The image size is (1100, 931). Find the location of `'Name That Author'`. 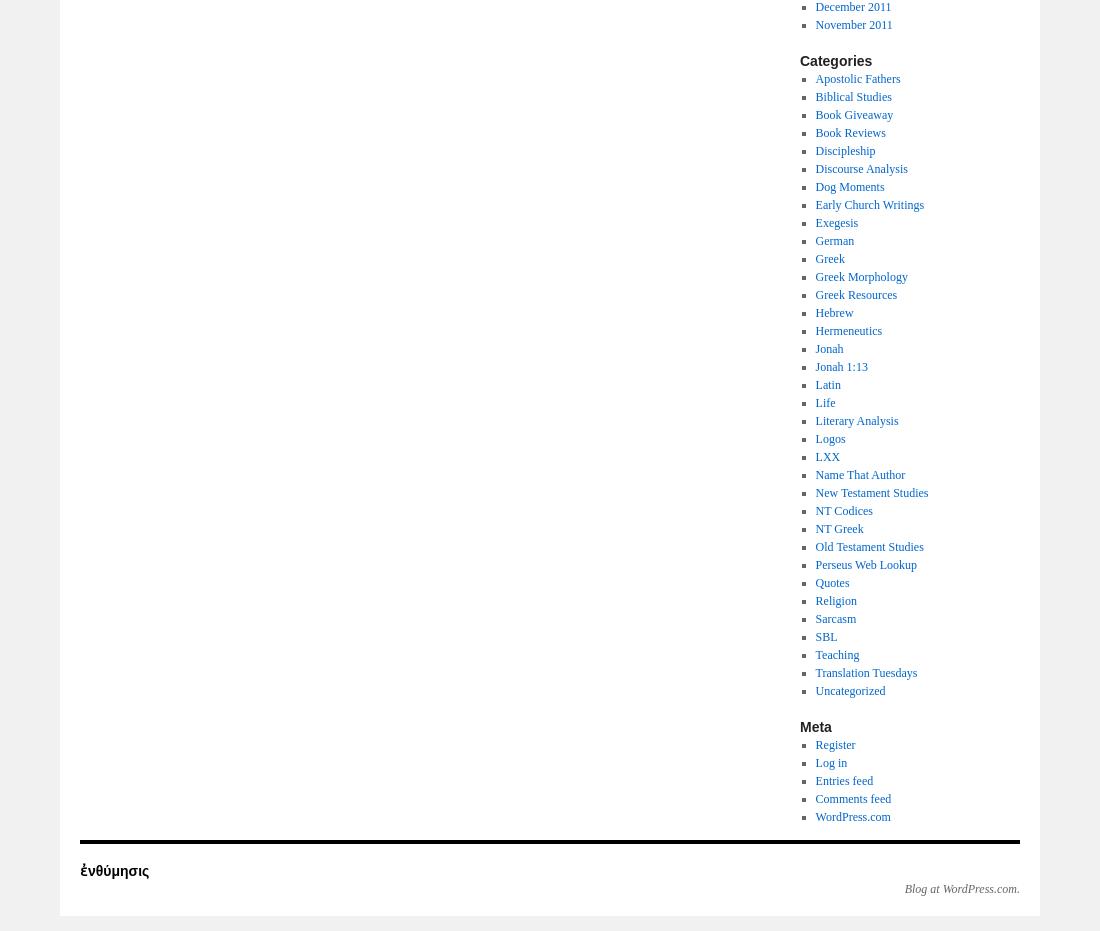

'Name That Author' is located at coordinates (858, 474).